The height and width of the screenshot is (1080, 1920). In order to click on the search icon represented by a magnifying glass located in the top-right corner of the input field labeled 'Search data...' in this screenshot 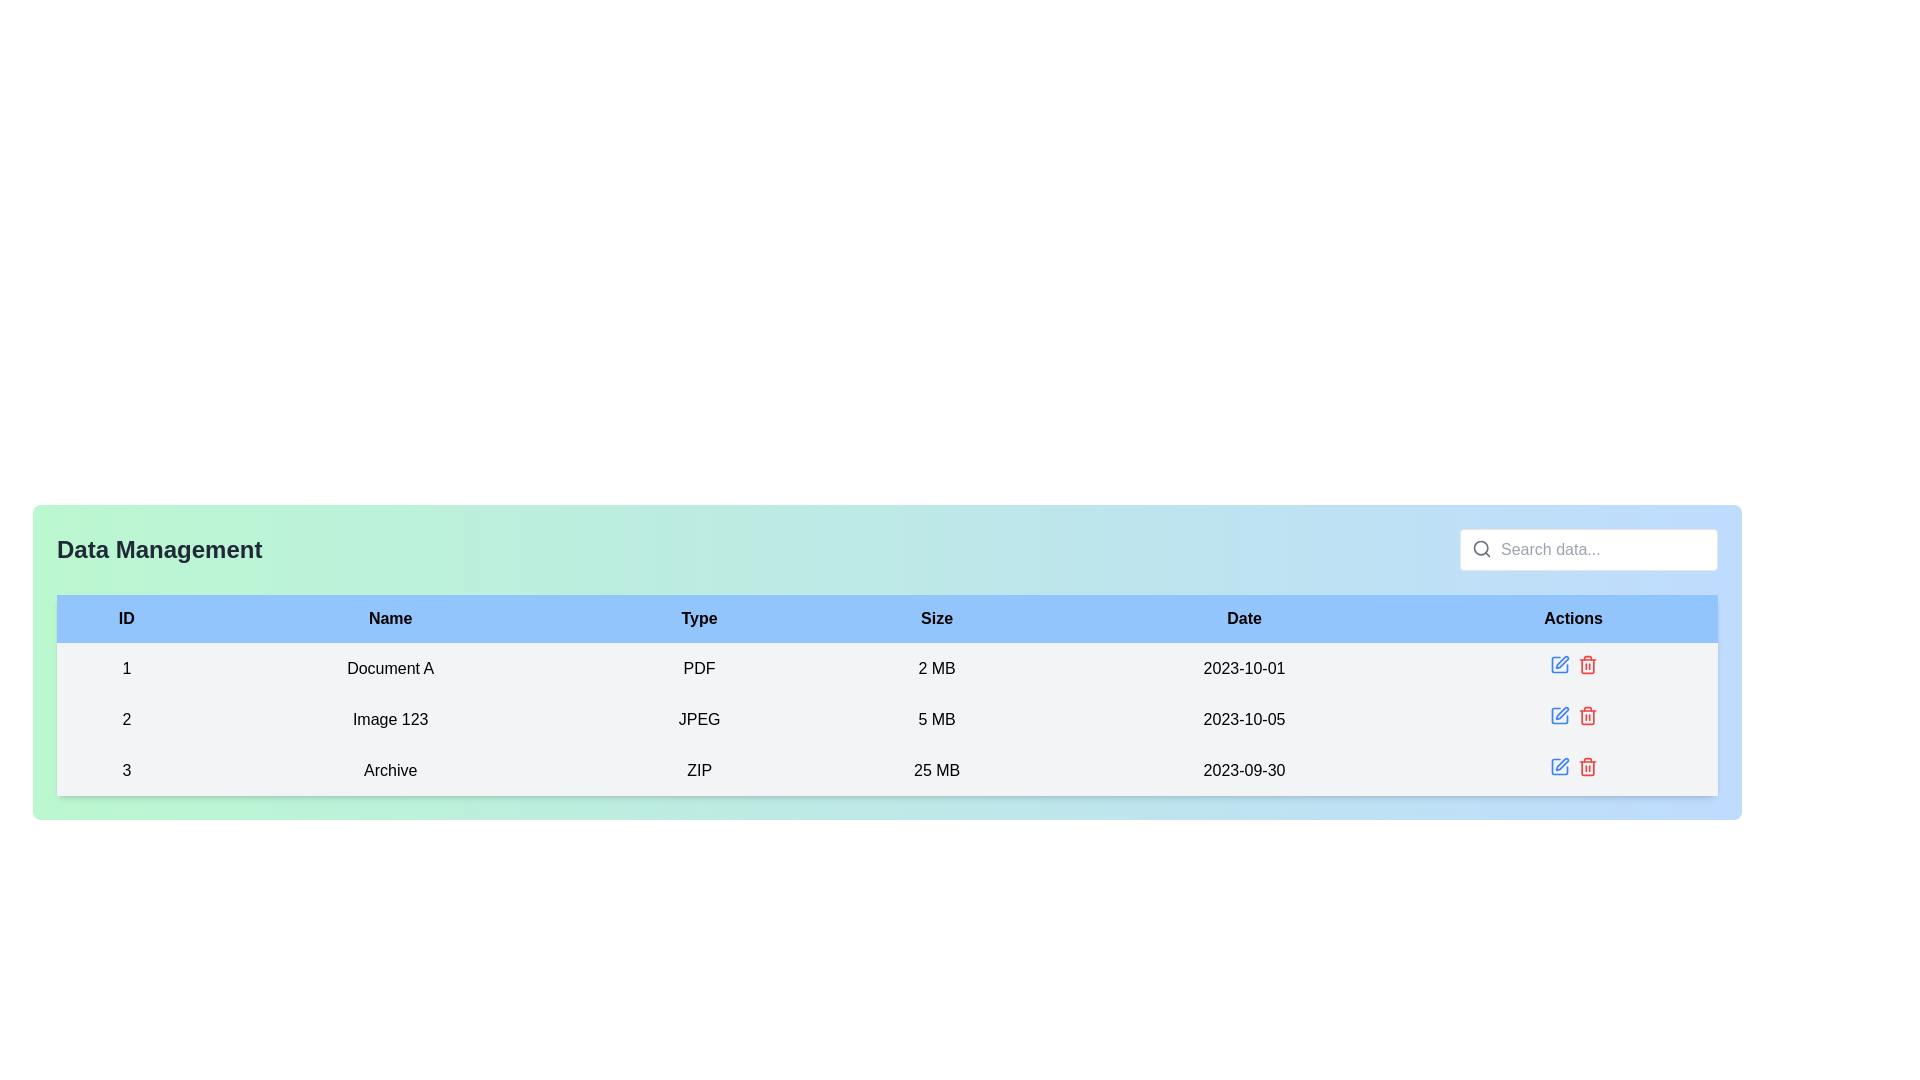, I will do `click(1482, 548)`.